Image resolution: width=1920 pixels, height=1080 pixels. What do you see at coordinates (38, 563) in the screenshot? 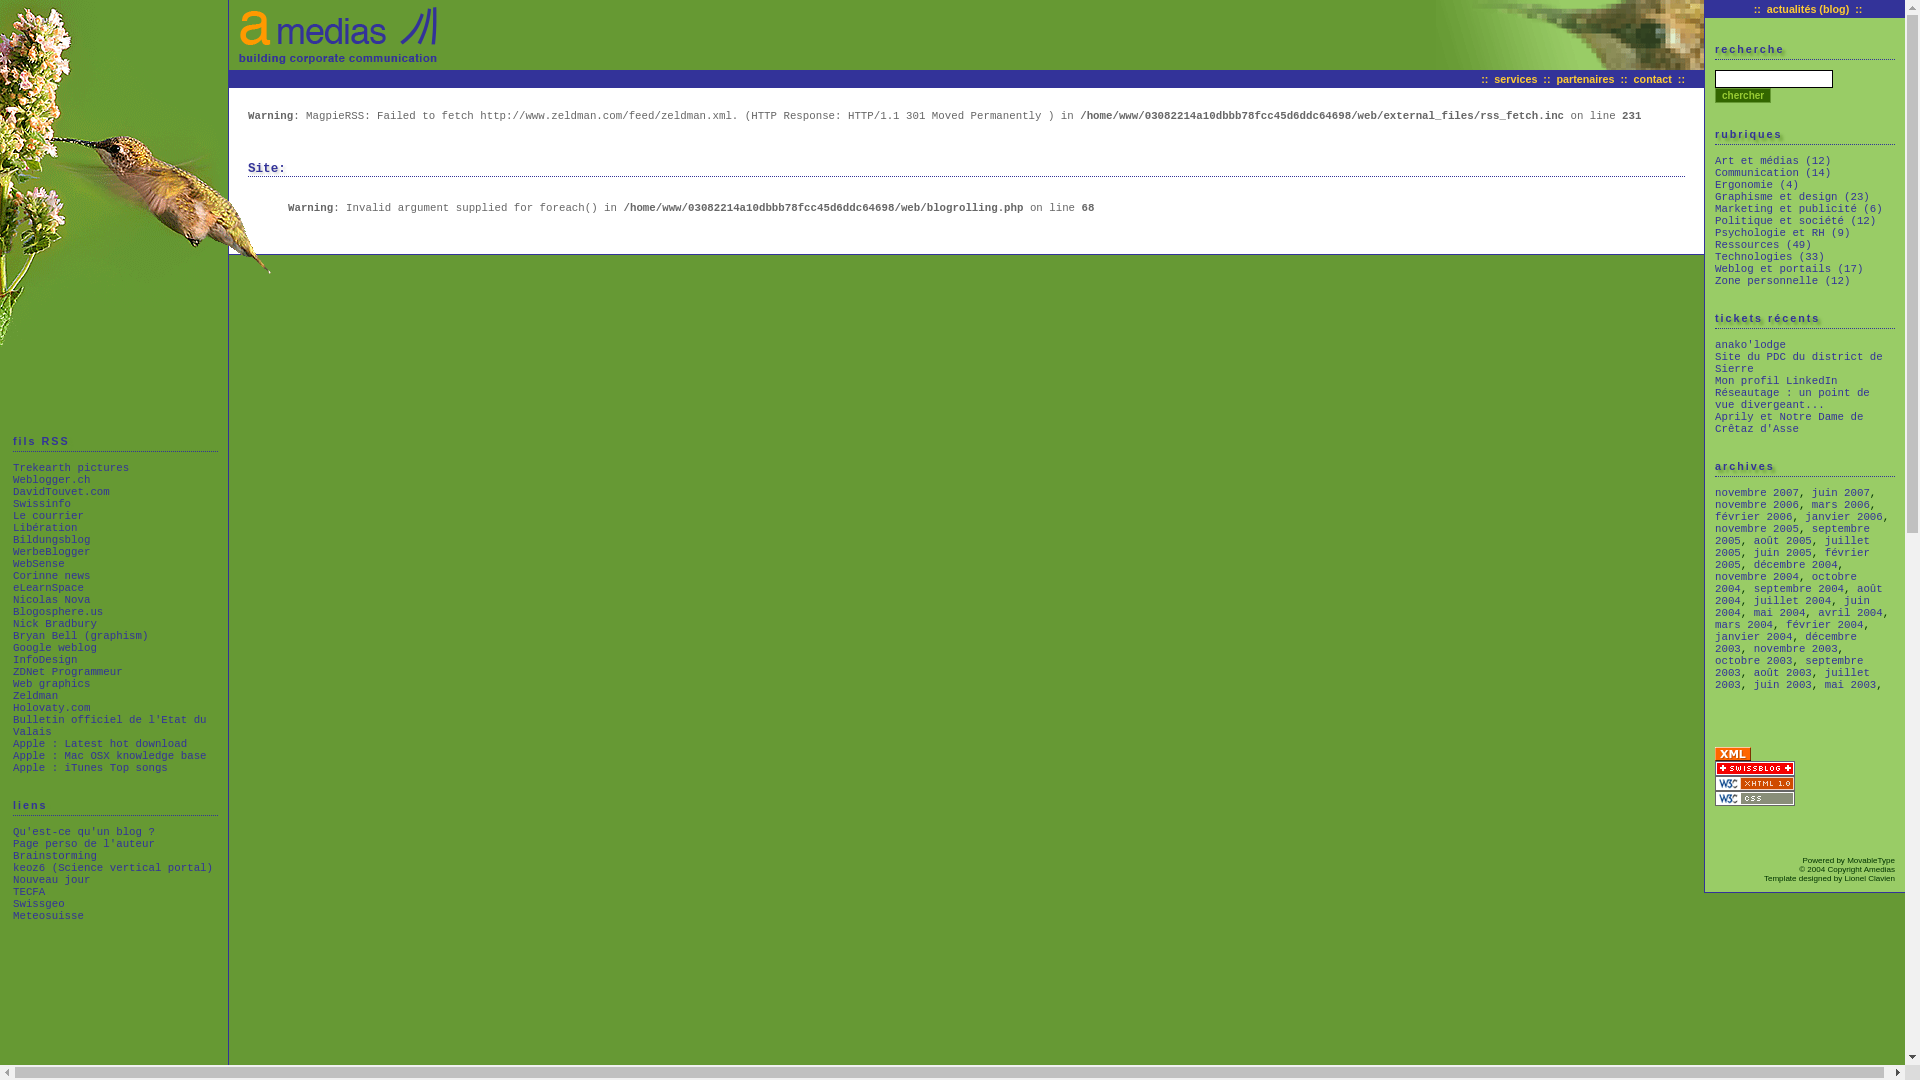
I see `'WebSense'` at bounding box center [38, 563].